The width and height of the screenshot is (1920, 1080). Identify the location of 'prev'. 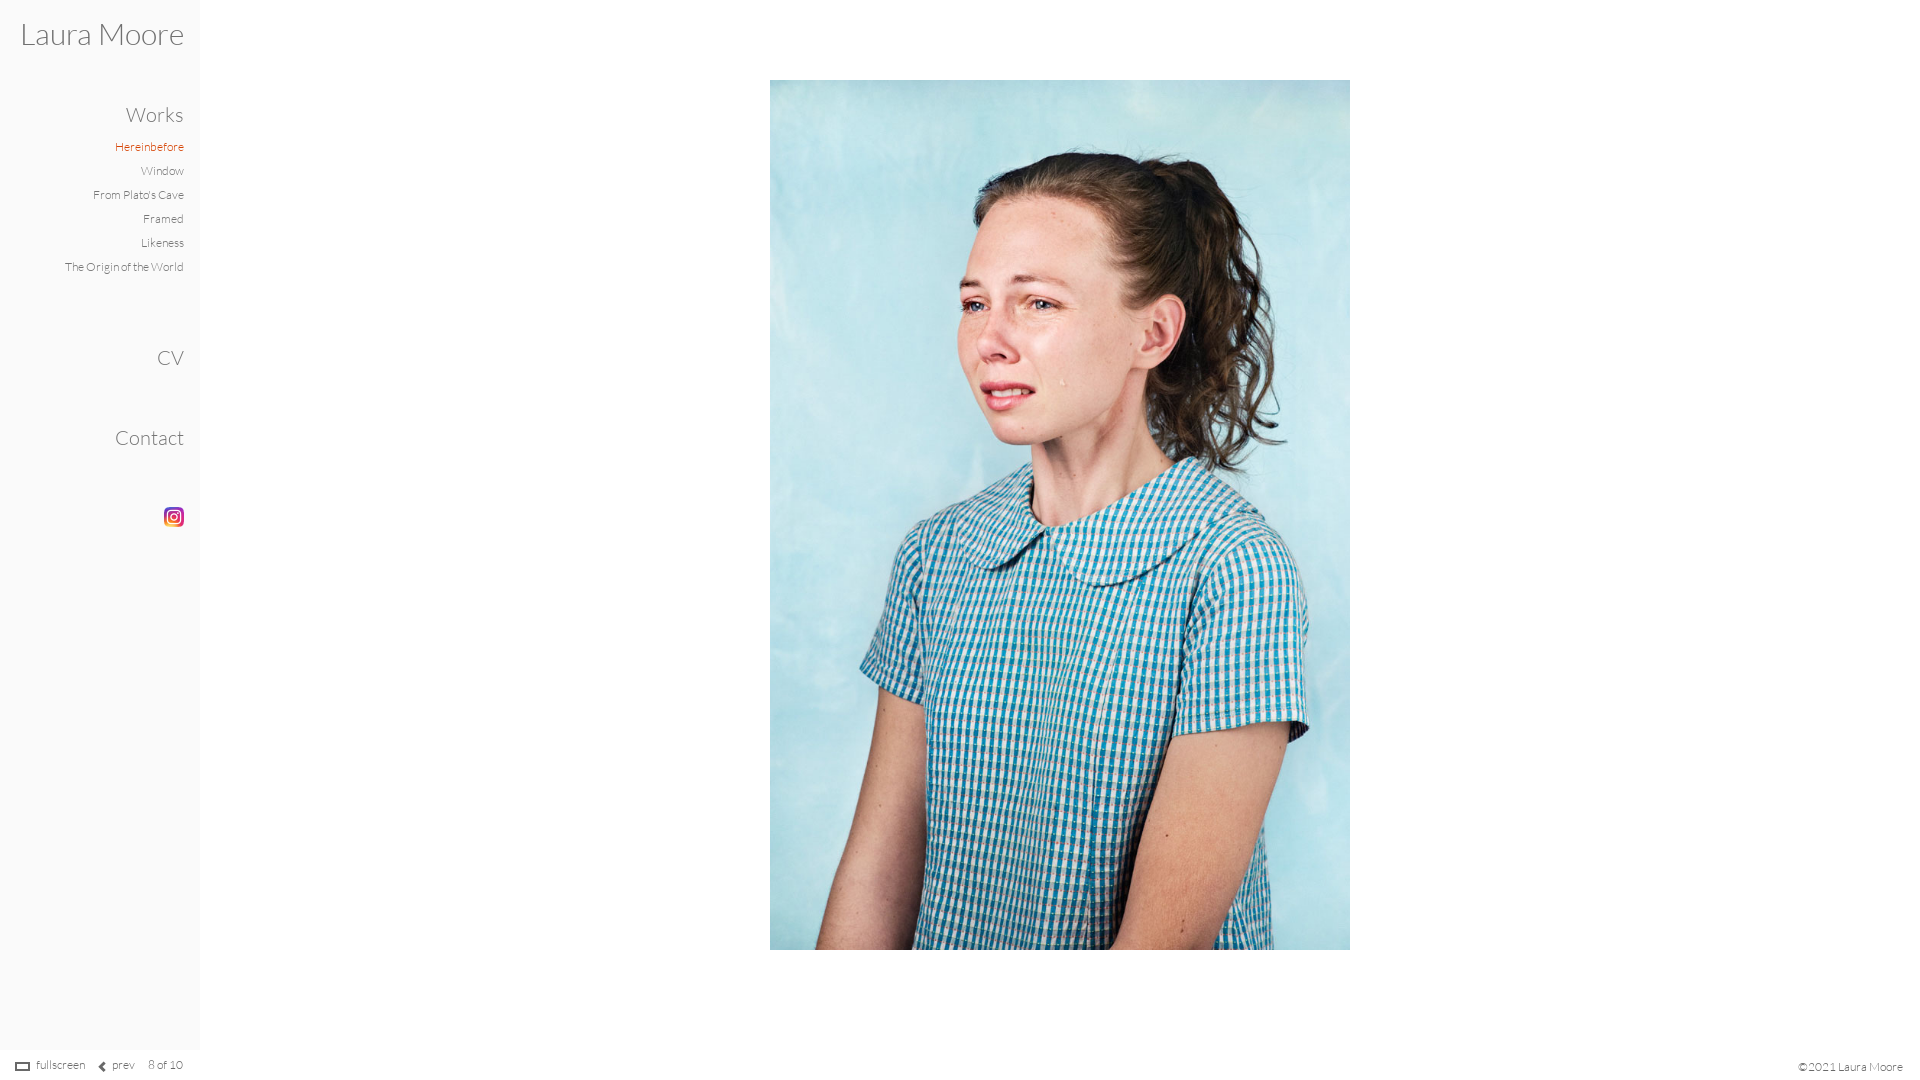
(122, 1062).